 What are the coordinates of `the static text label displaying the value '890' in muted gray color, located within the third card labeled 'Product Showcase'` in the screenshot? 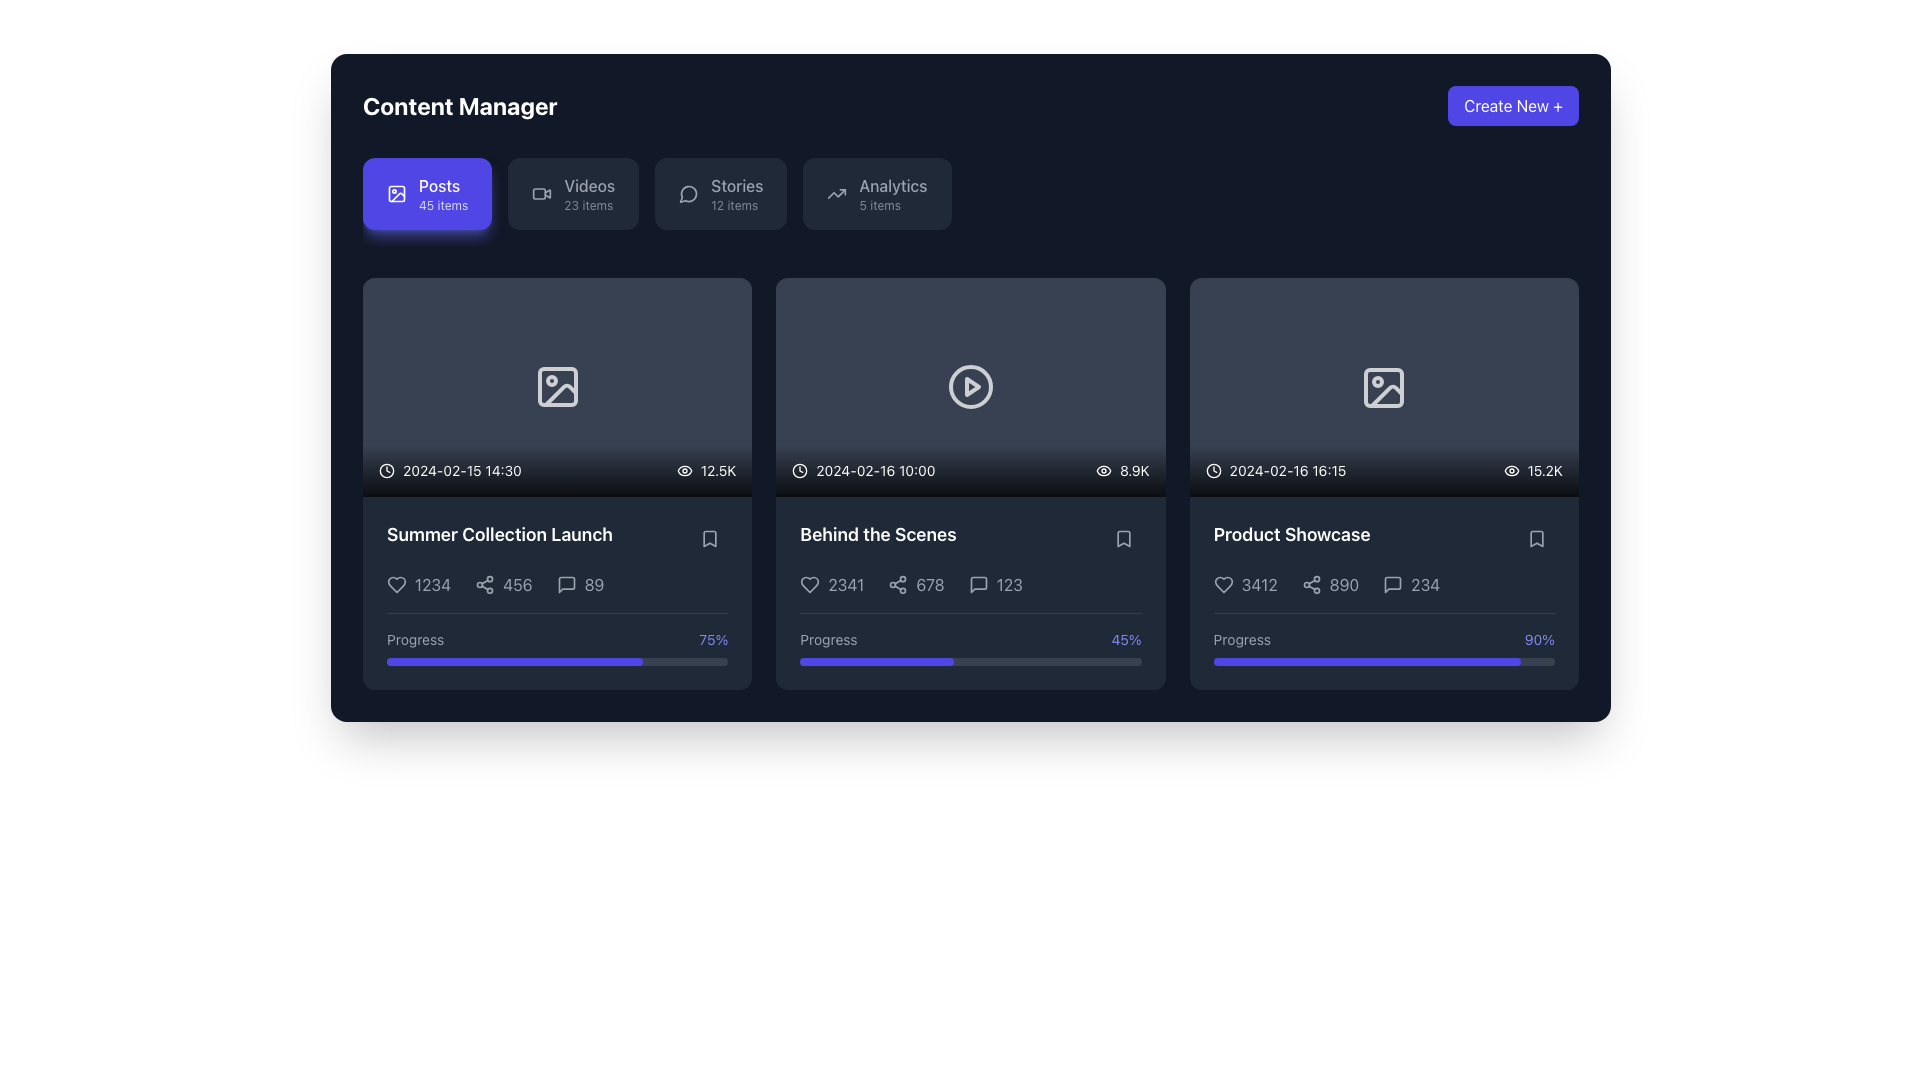 It's located at (1344, 585).